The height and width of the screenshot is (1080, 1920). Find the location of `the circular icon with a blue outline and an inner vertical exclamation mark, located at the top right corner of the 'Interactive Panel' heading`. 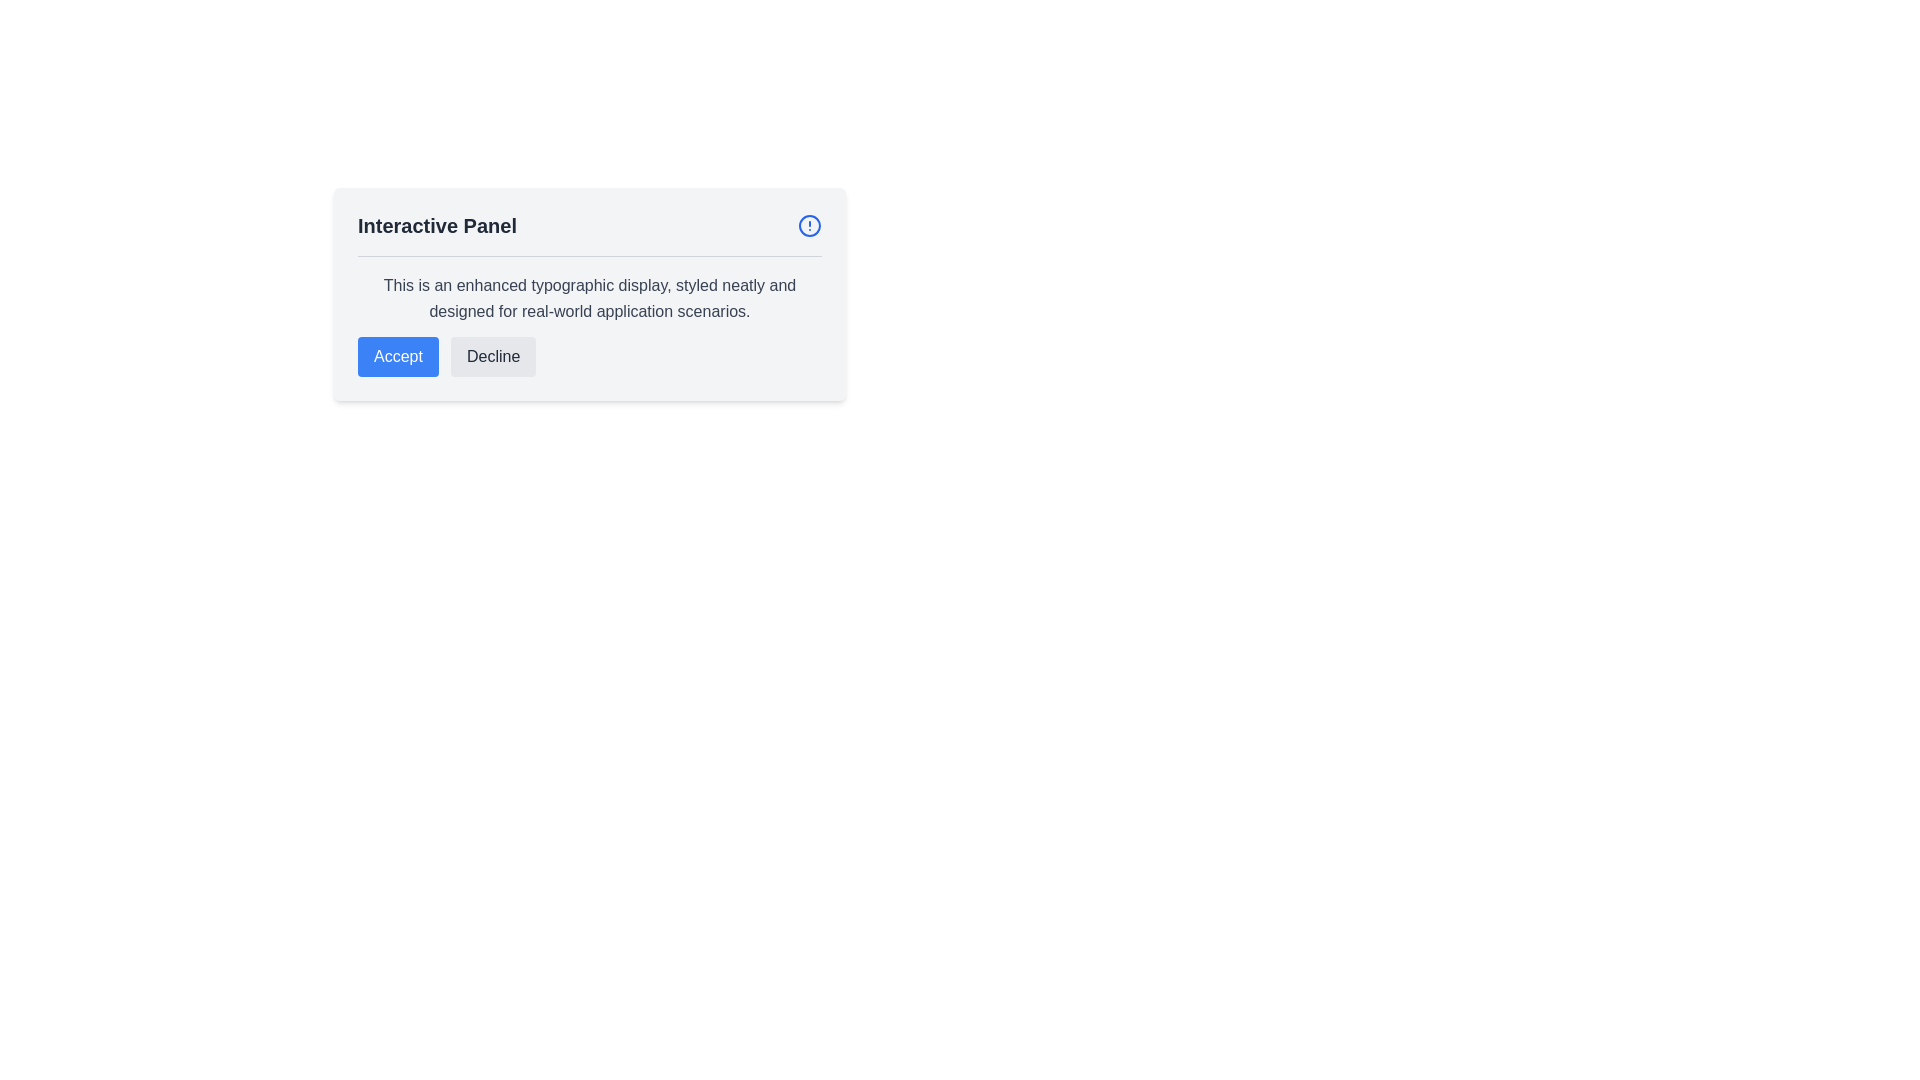

the circular icon with a blue outline and an inner vertical exclamation mark, located at the top right corner of the 'Interactive Panel' heading is located at coordinates (810, 225).